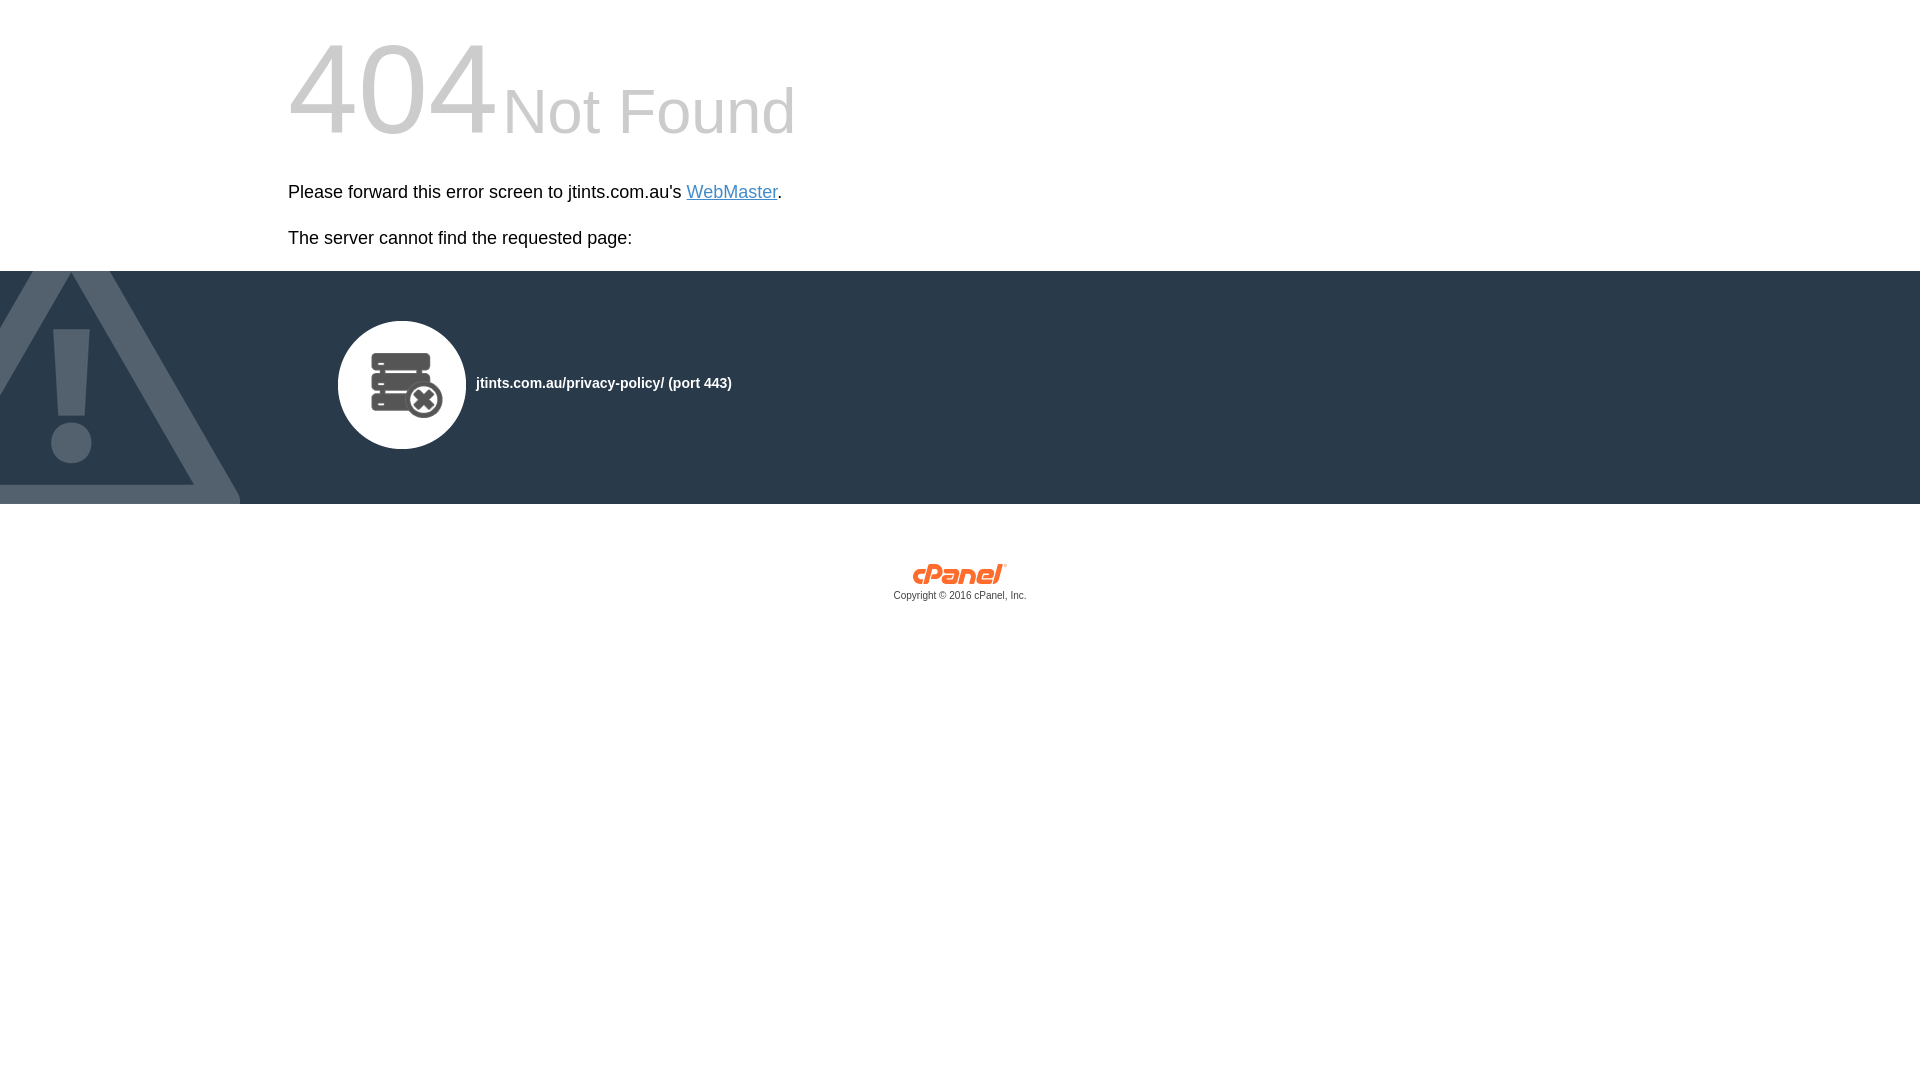  I want to click on 'WebMaster', so click(731, 192).